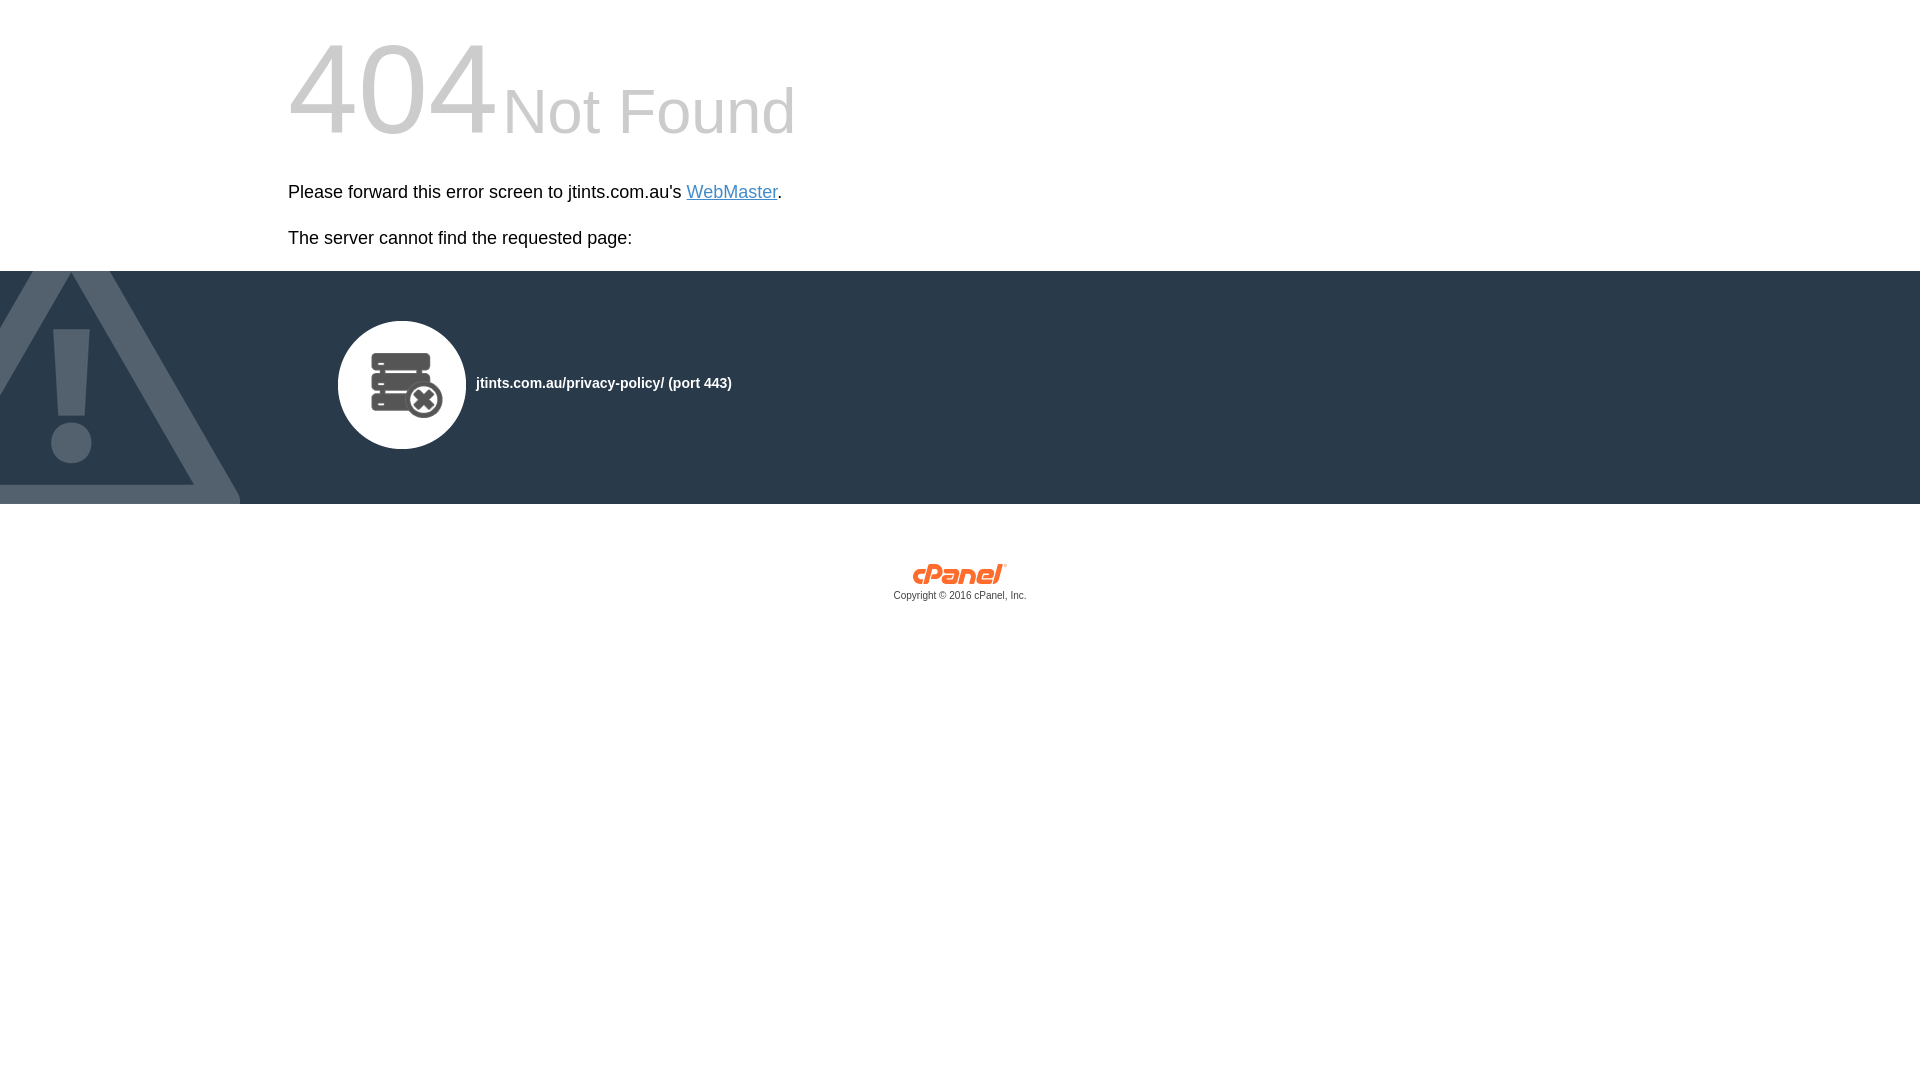  I want to click on 'WebMaster', so click(731, 192).